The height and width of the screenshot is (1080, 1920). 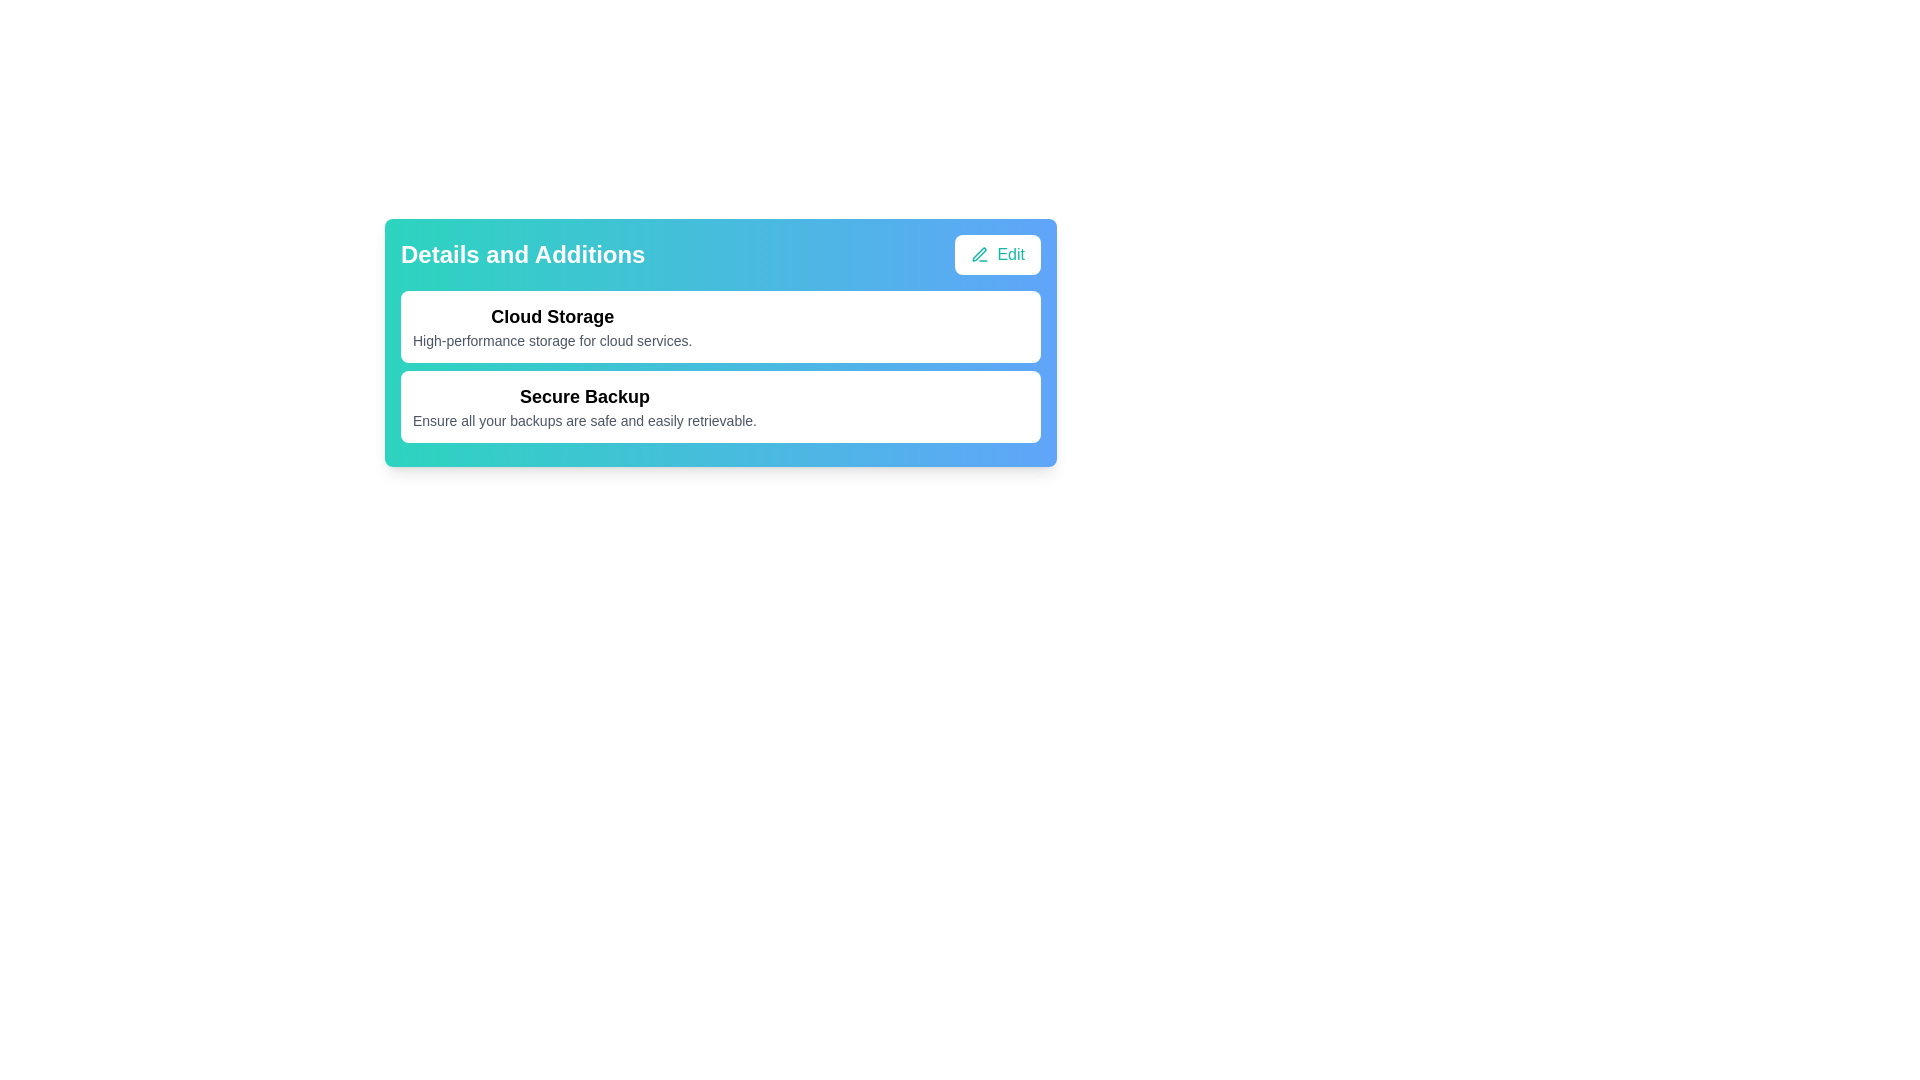 What do you see at coordinates (552, 315) in the screenshot?
I see `the 'Cloud Storage' title label` at bounding box center [552, 315].